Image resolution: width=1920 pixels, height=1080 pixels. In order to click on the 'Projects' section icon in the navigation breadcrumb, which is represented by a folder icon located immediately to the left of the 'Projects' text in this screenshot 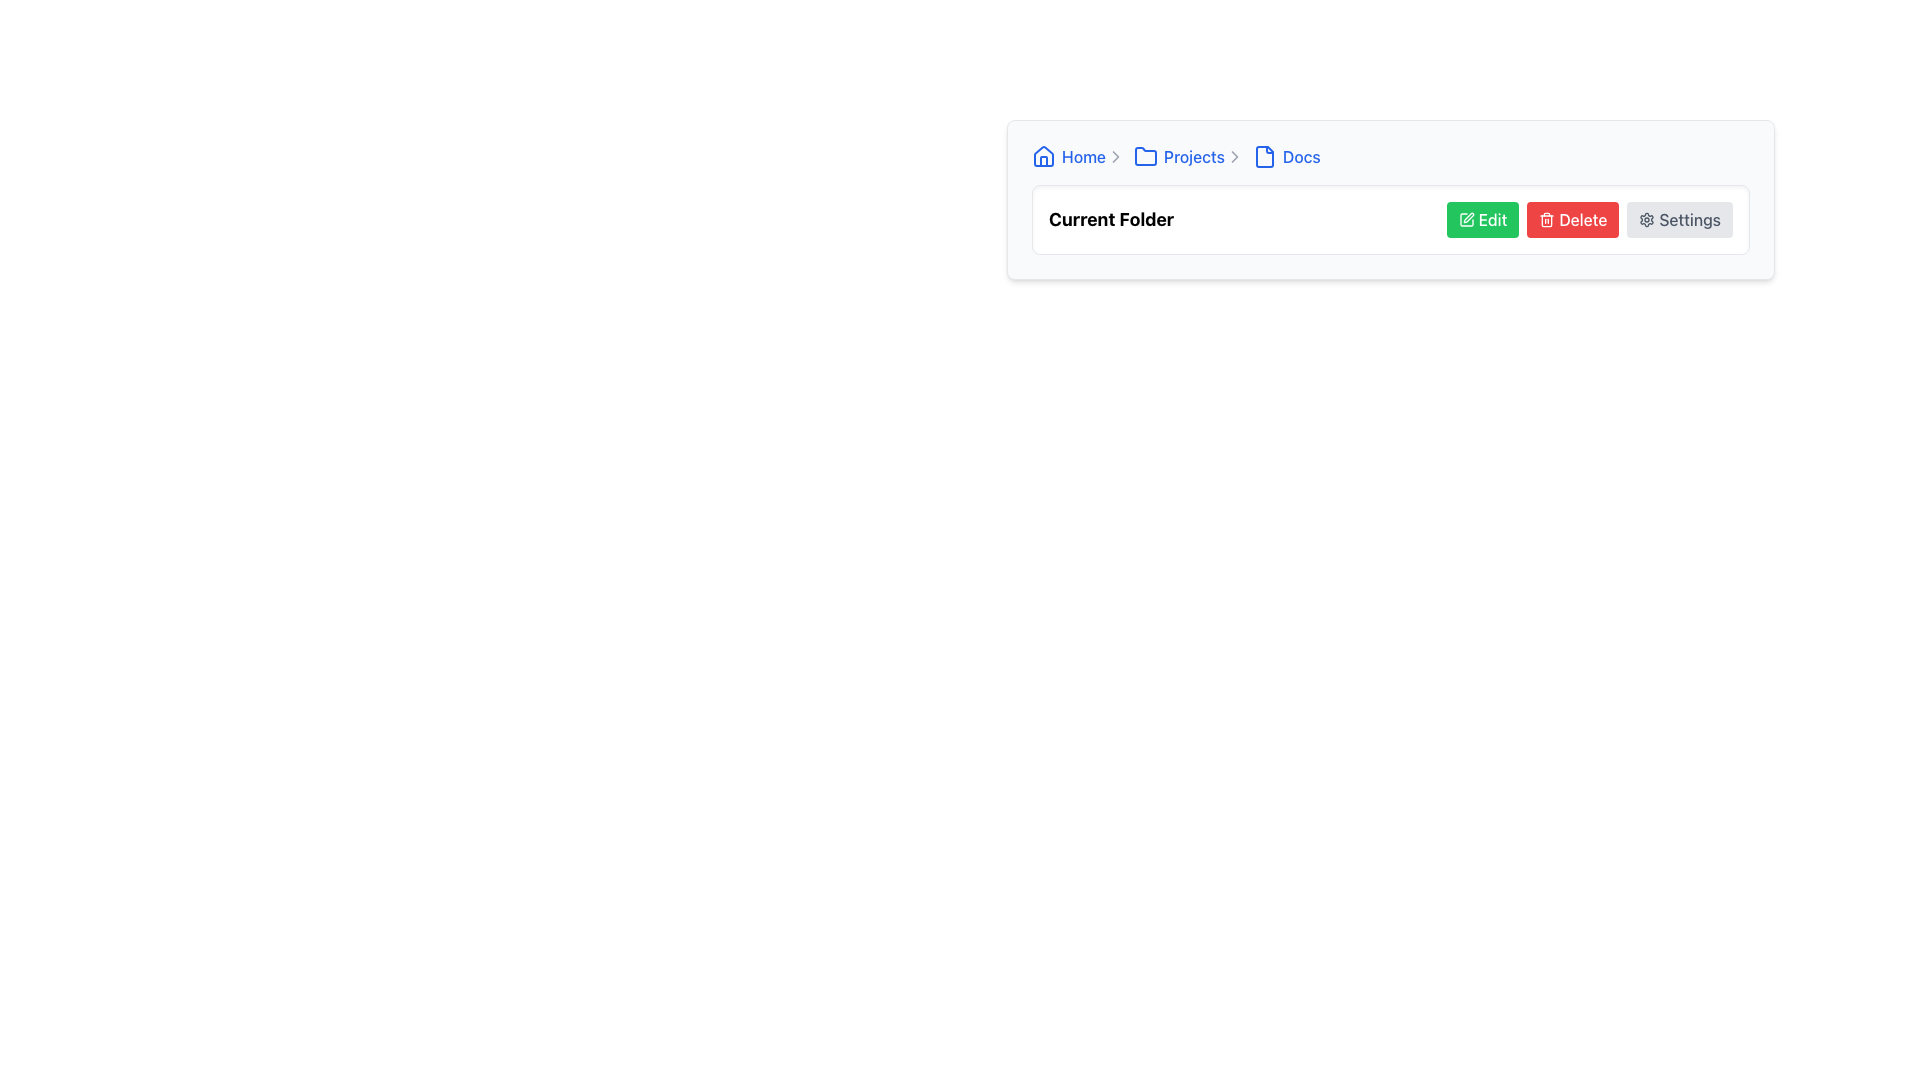, I will do `click(1146, 156)`.